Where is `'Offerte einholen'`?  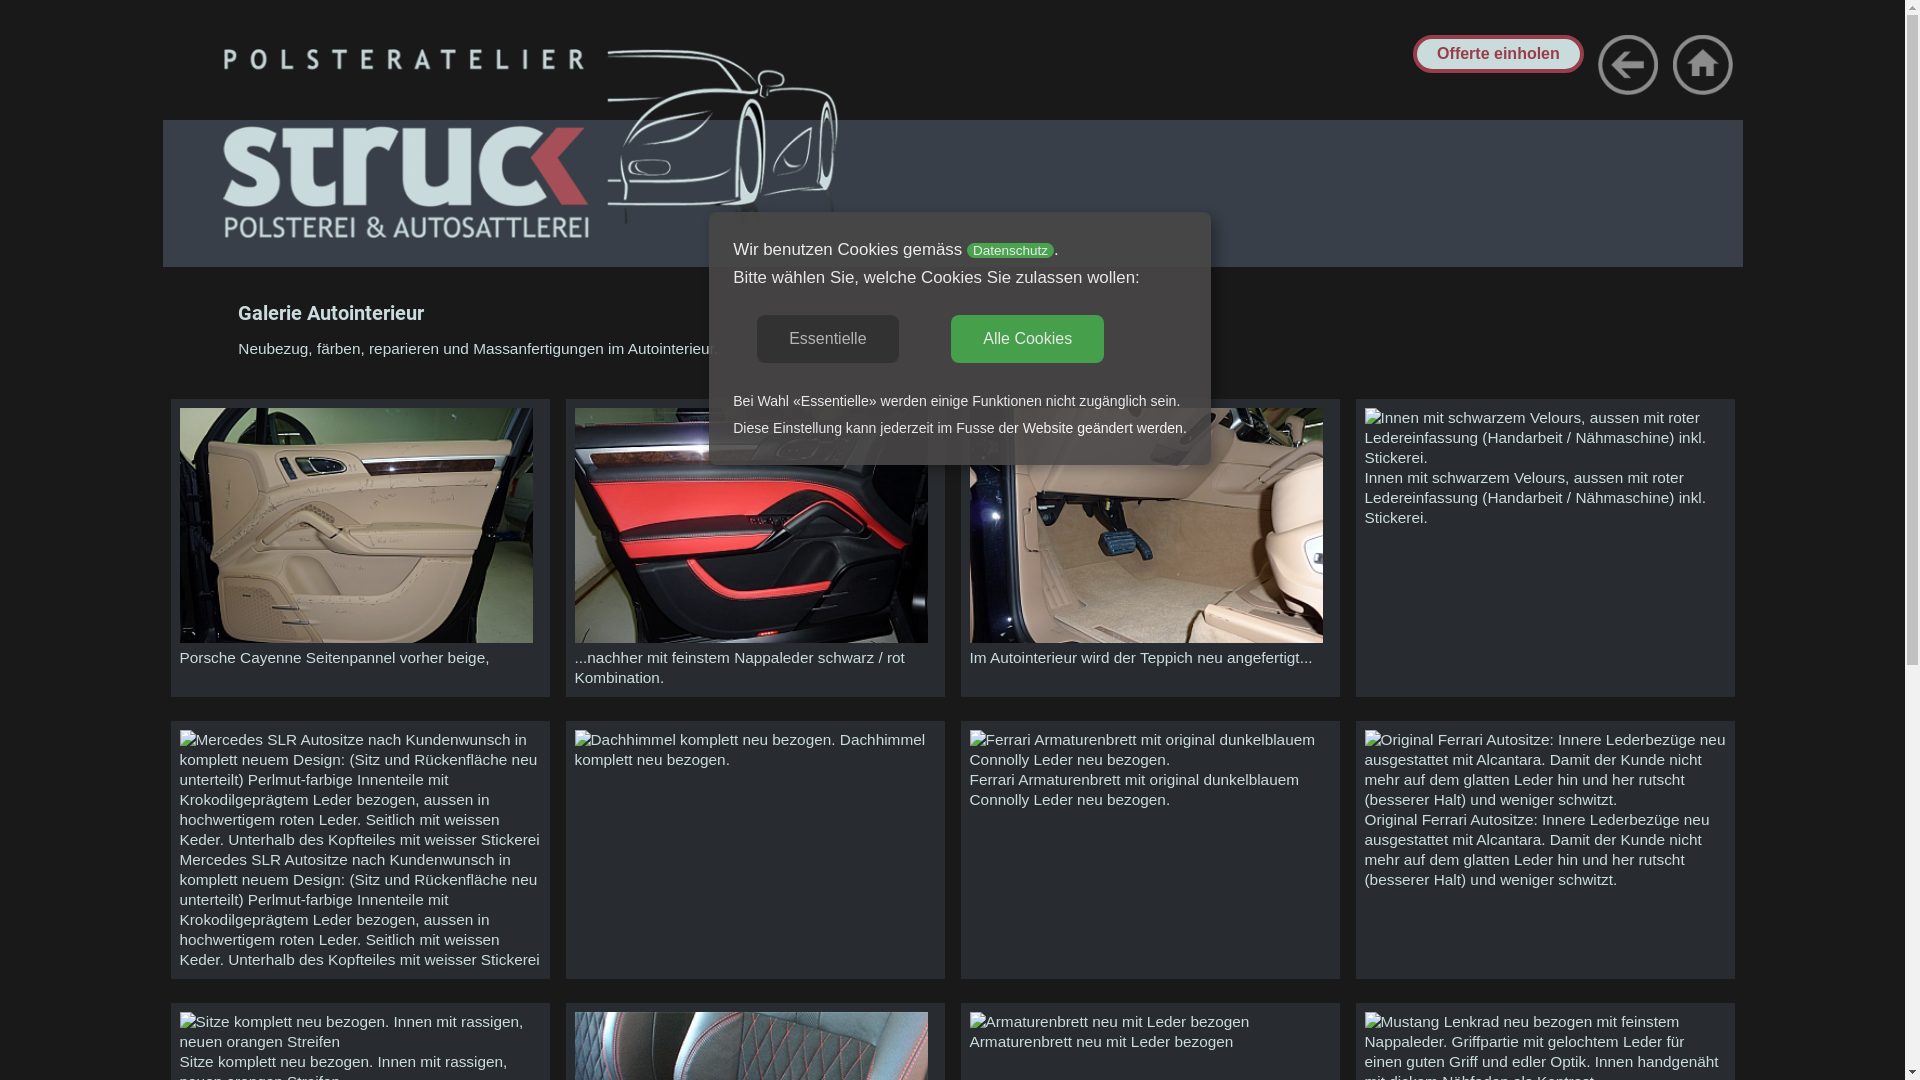
'Offerte einholen' is located at coordinates (1498, 52).